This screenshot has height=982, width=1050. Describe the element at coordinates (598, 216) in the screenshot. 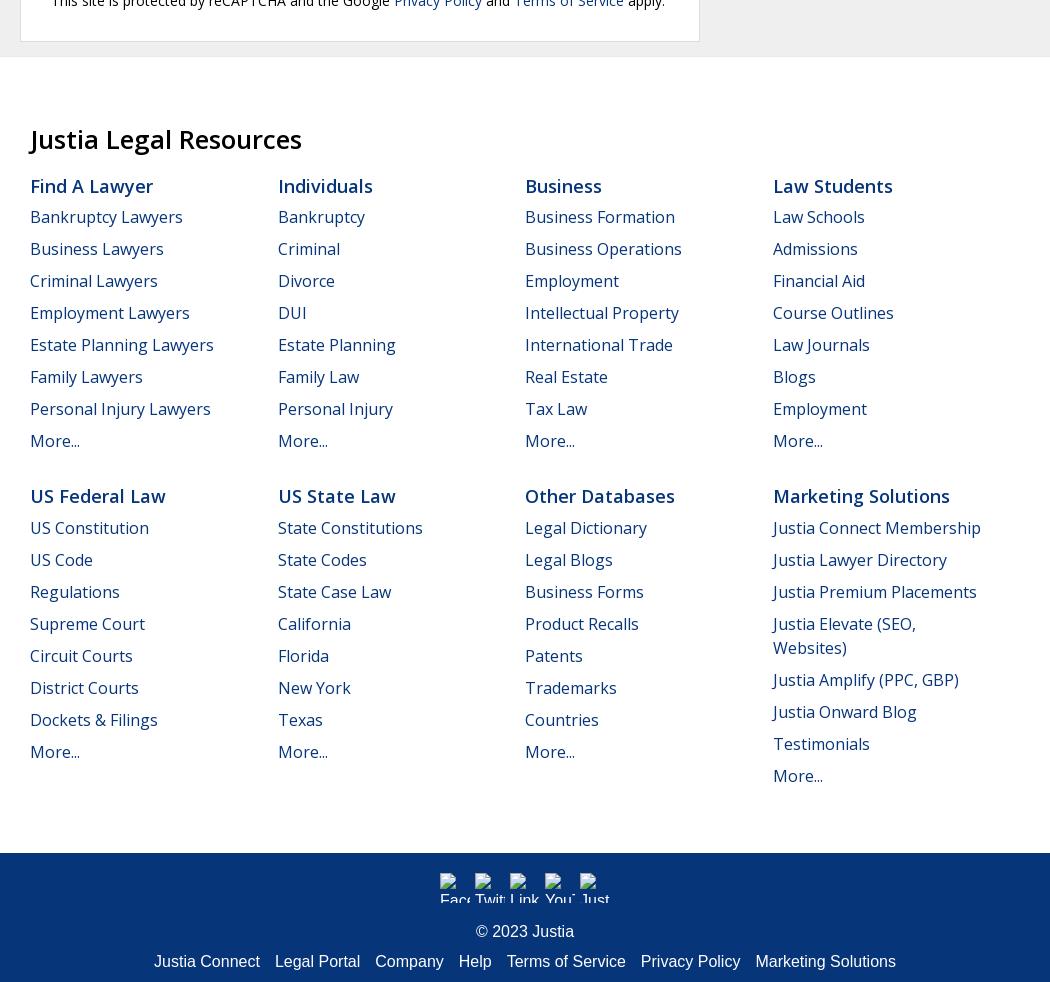

I see `'Business Formation'` at that location.